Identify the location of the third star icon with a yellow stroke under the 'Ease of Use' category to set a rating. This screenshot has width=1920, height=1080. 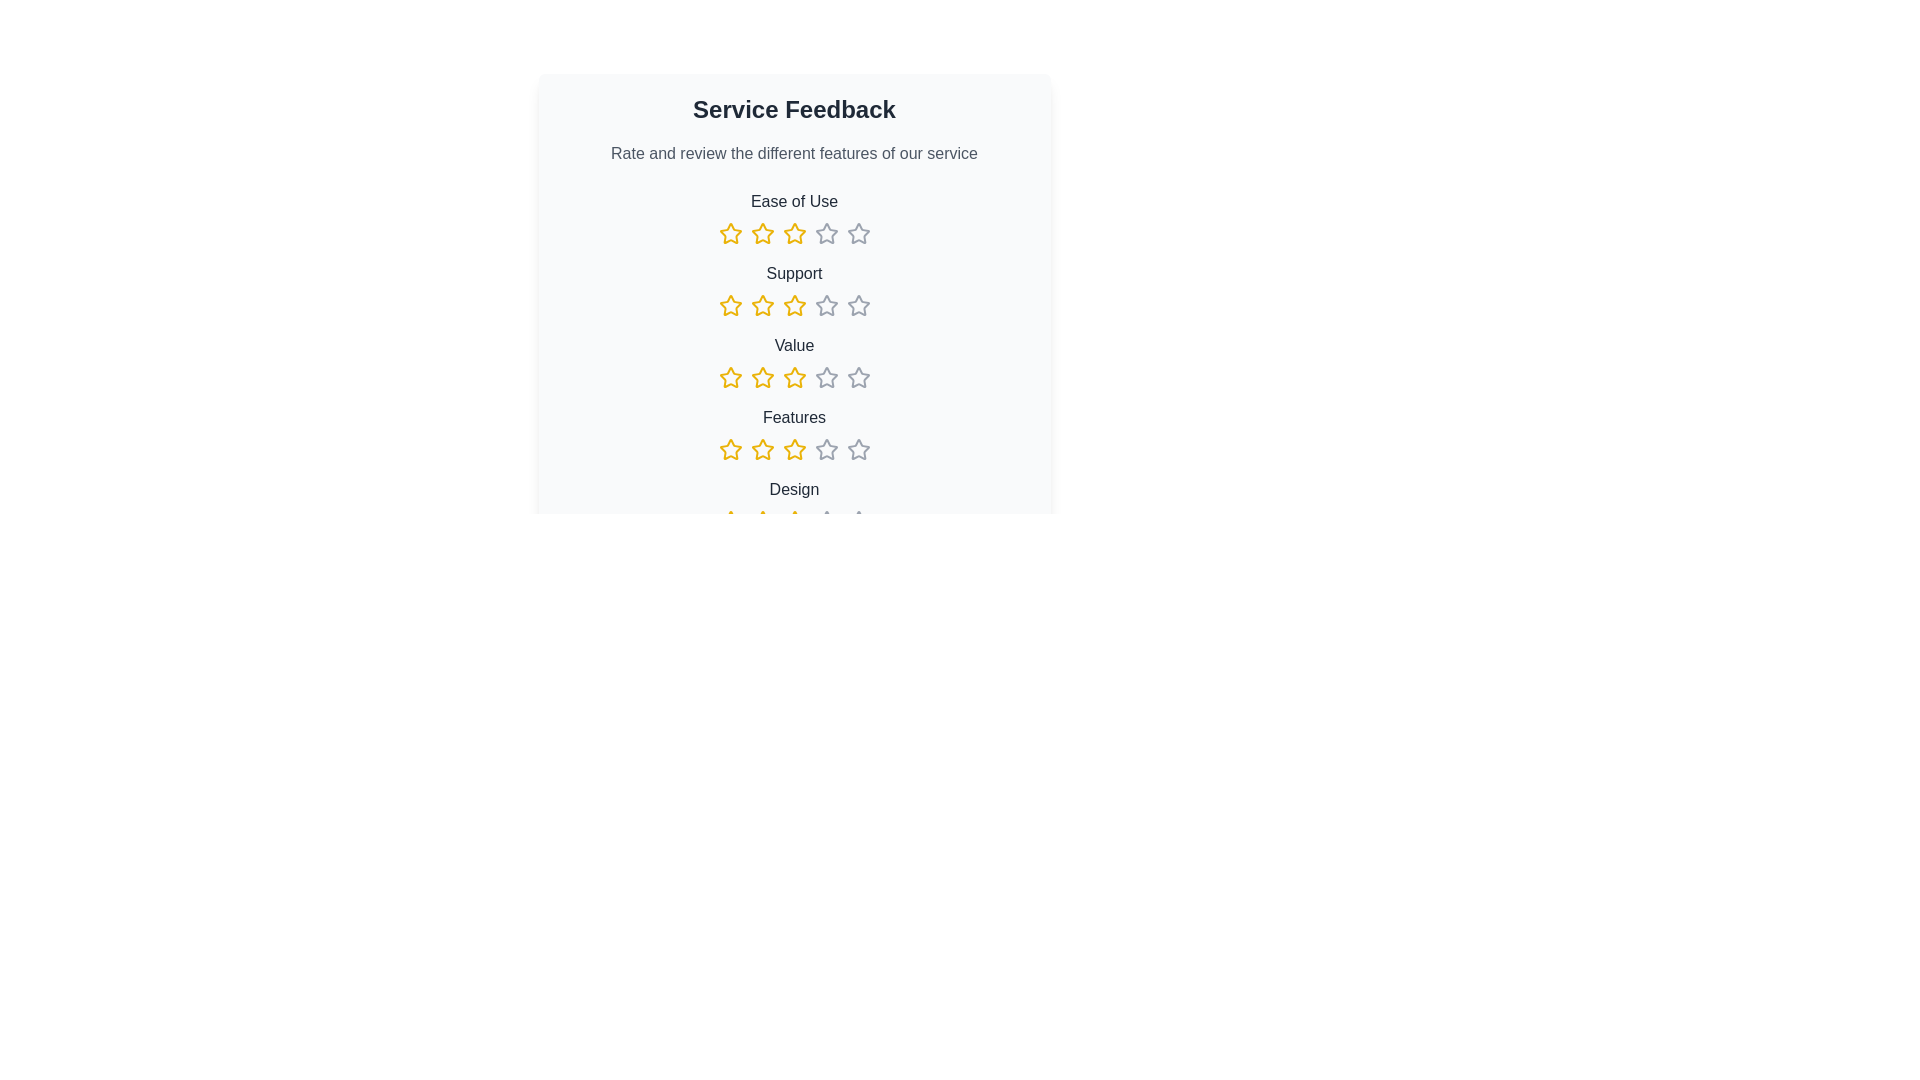
(761, 233).